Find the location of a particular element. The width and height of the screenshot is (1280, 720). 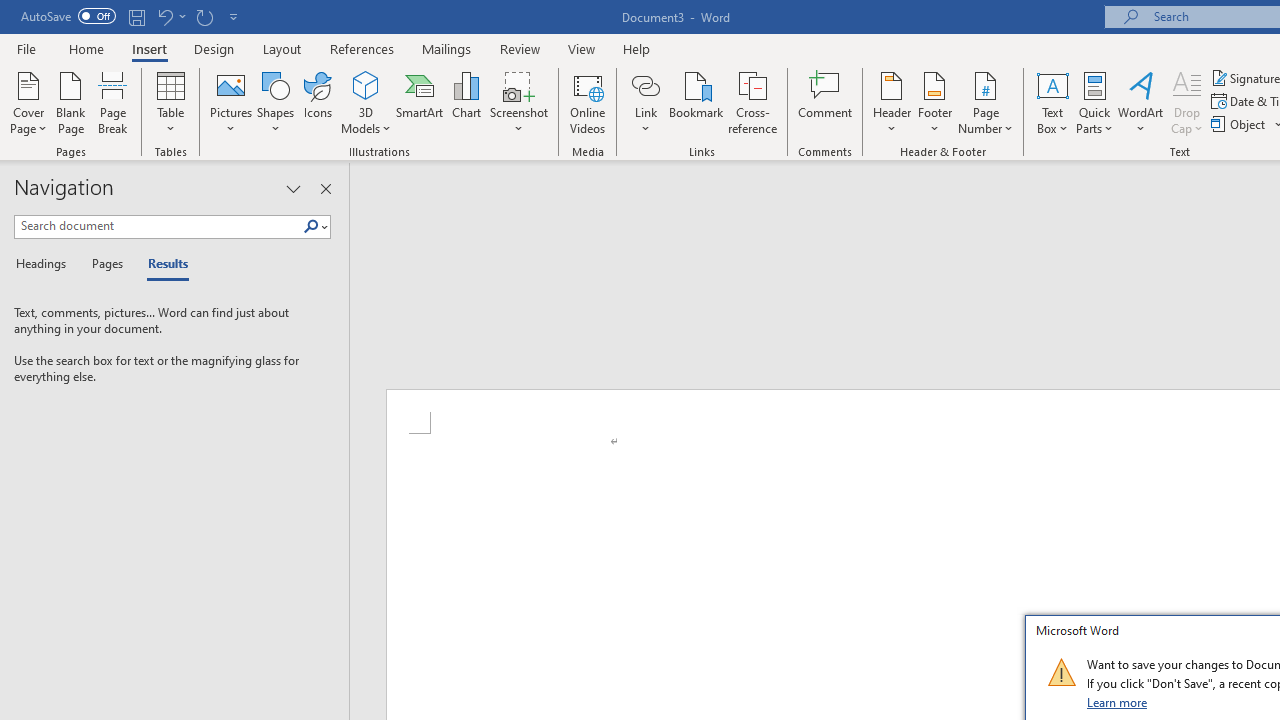

'Cover Page' is located at coordinates (28, 103).